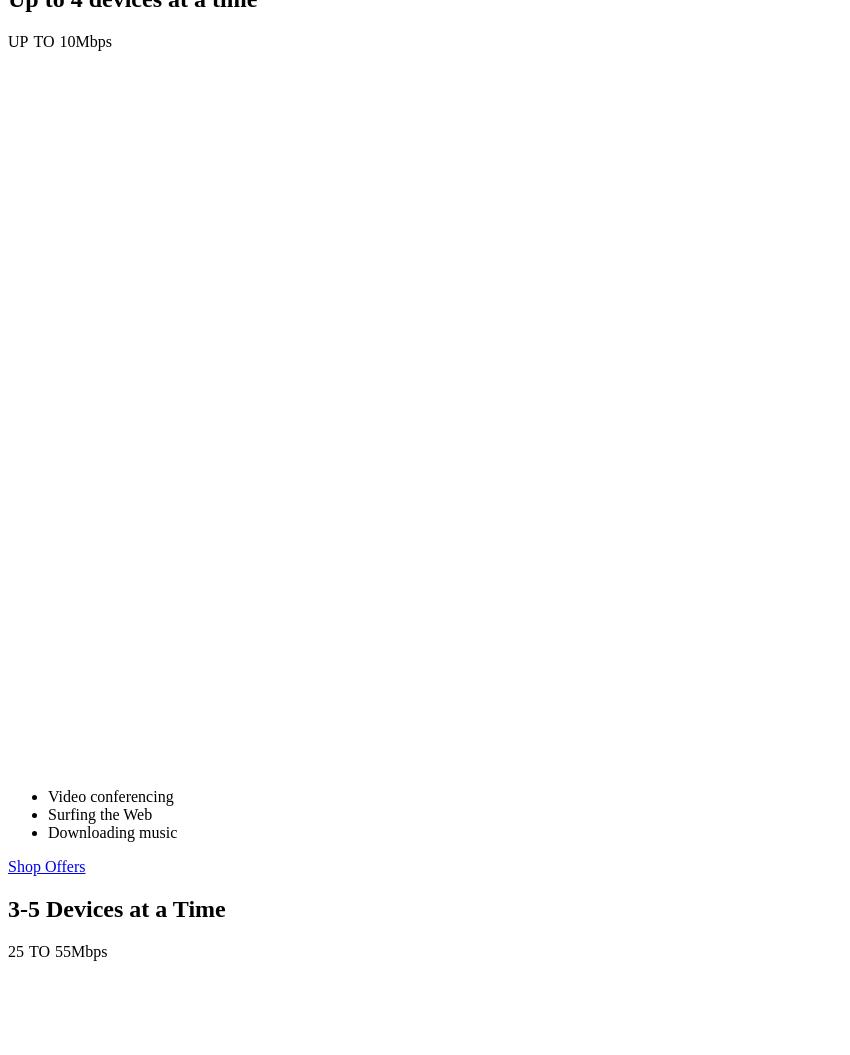  Describe the element at coordinates (62, 951) in the screenshot. I see `'55'` at that location.